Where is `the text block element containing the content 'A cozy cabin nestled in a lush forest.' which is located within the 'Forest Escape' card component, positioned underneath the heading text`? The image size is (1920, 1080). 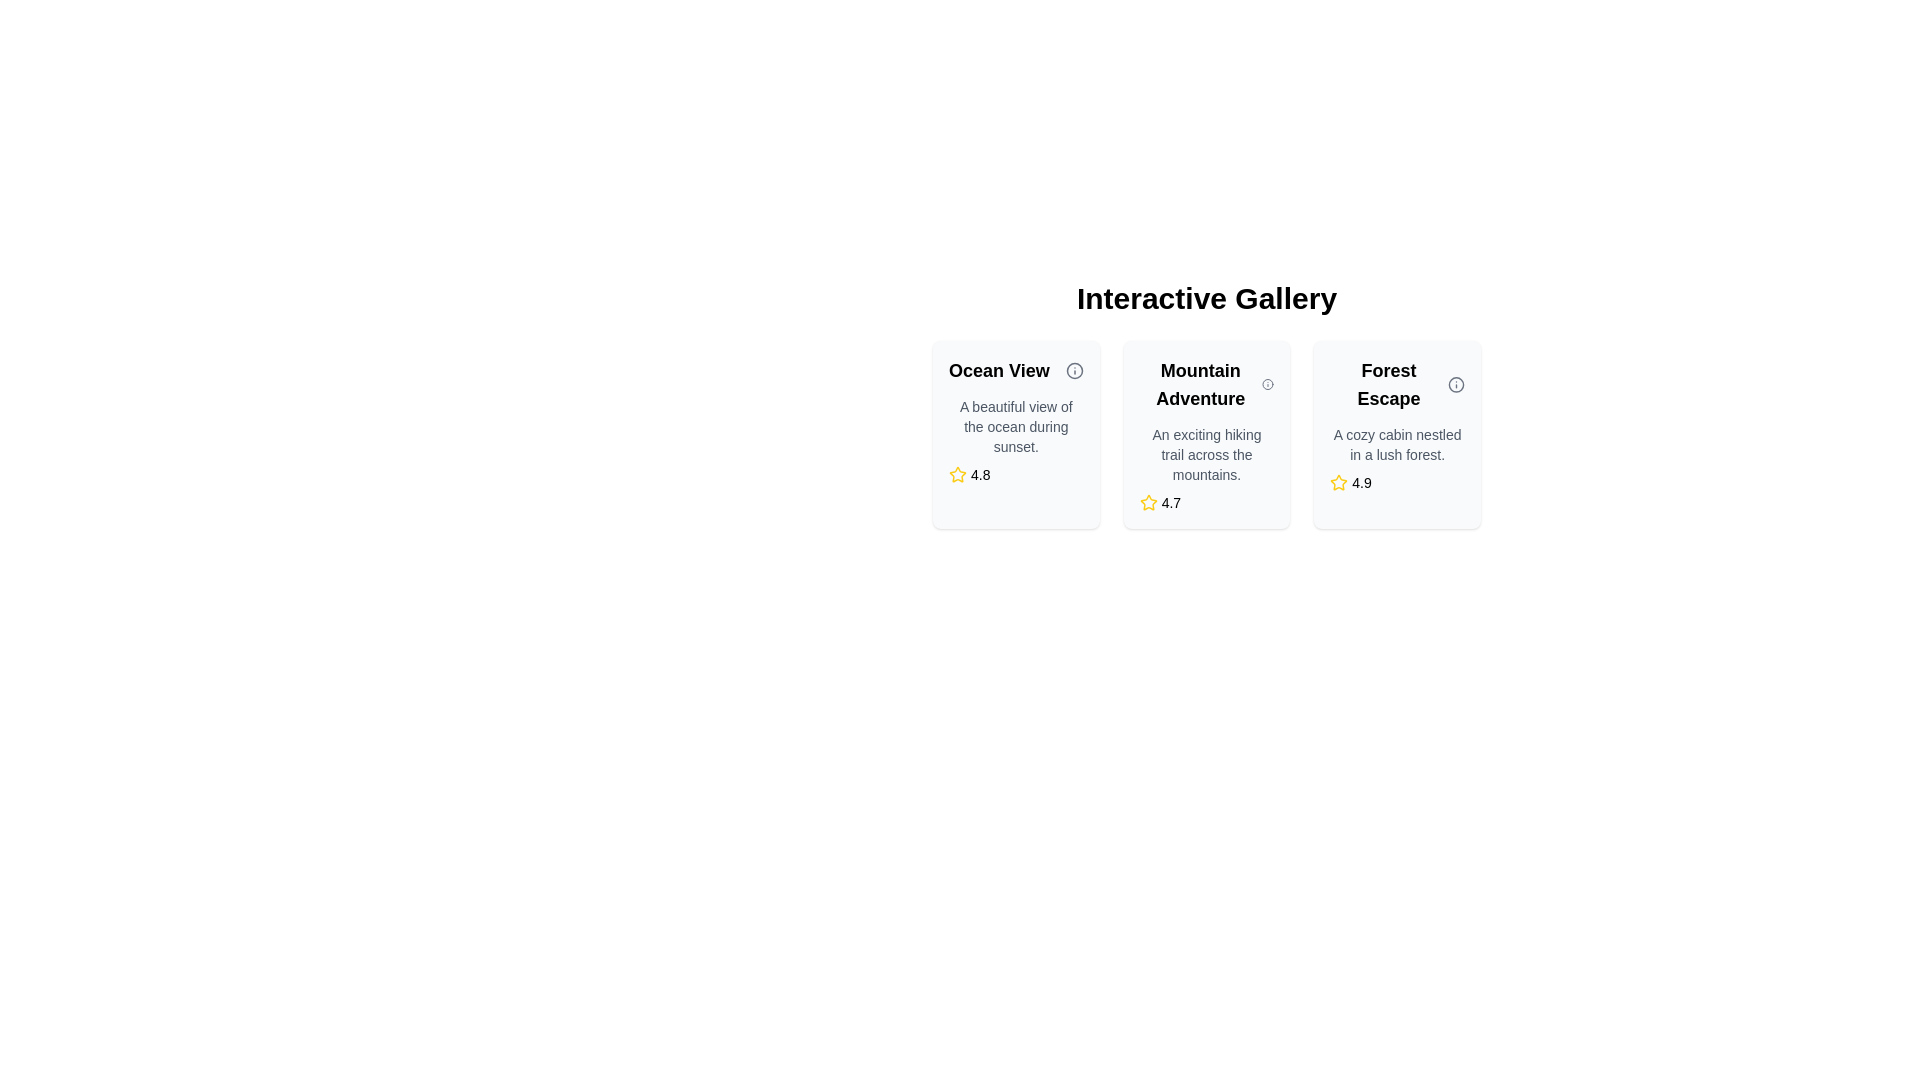 the text block element containing the content 'A cozy cabin nestled in a lush forest.' which is located within the 'Forest Escape' card component, positioned underneath the heading text is located at coordinates (1396, 443).